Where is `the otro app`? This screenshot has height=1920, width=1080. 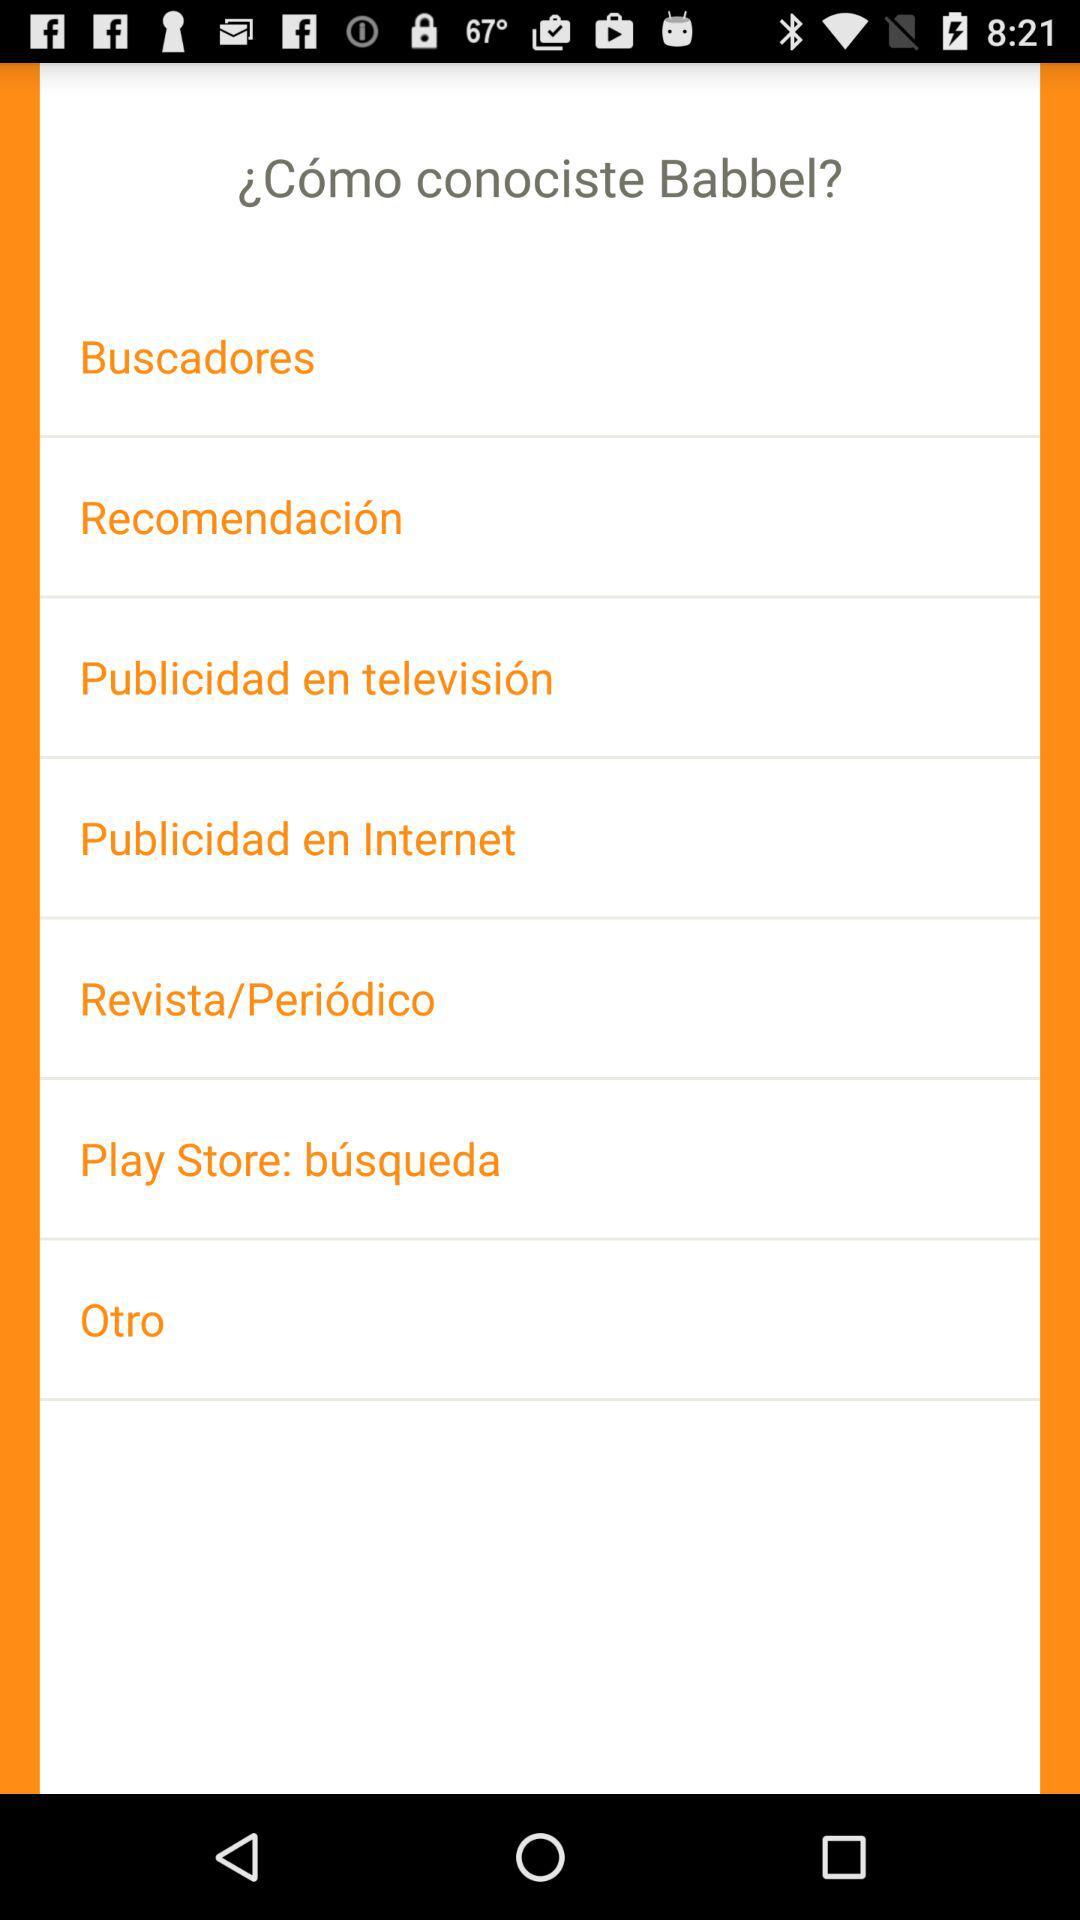
the otro app is located at coordinates (540, 1319).